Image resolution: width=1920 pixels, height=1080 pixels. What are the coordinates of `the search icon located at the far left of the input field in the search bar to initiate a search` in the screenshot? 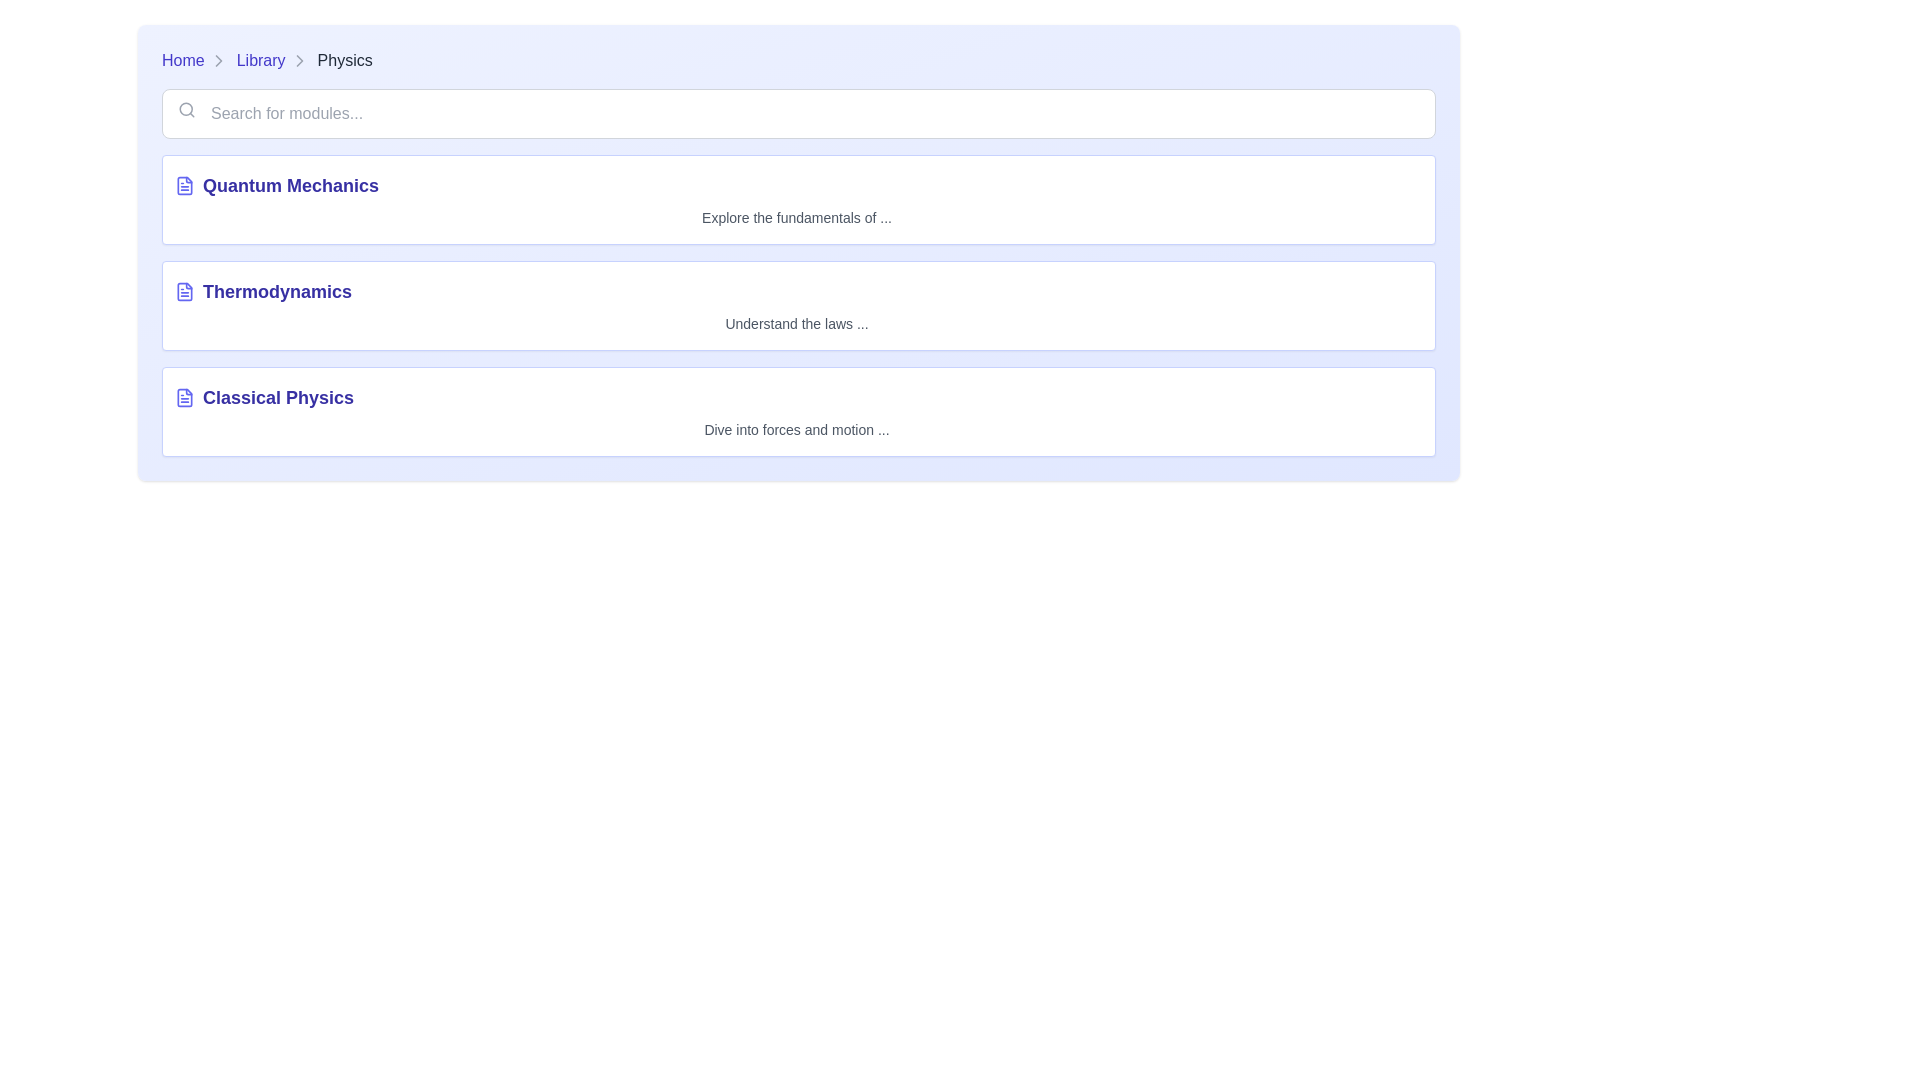 It's located at (187, 110).